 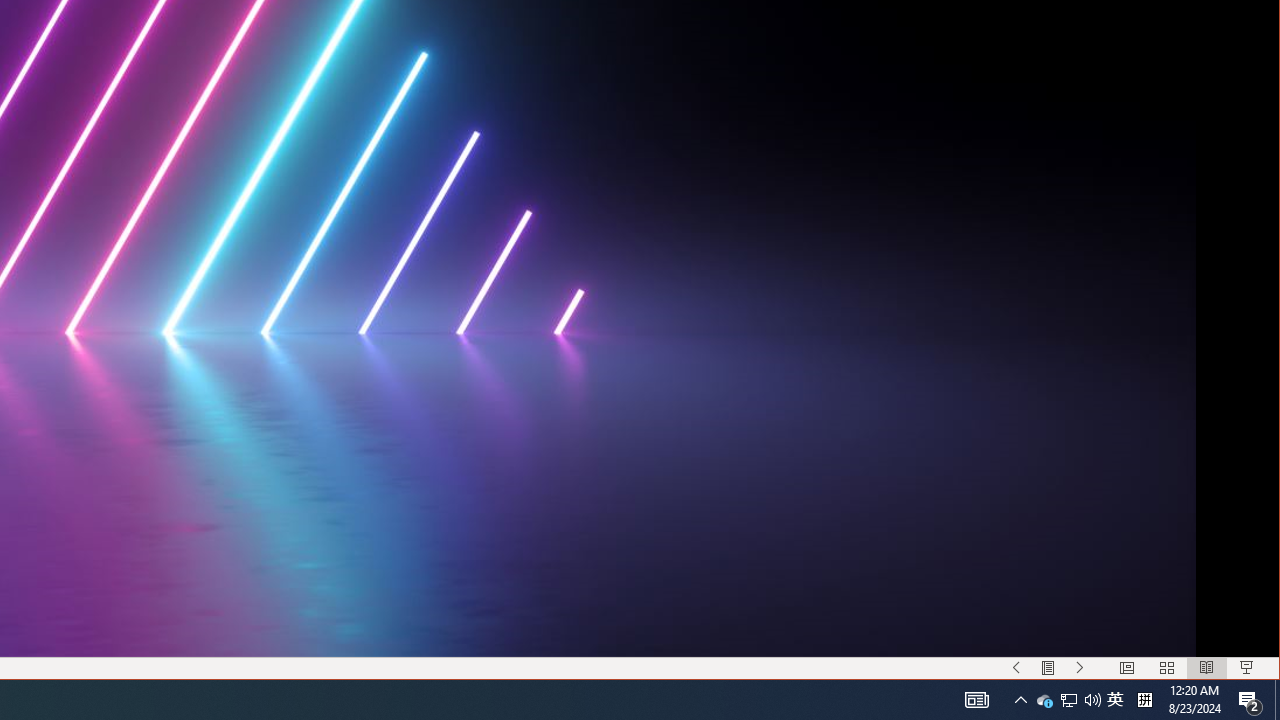 I want to click on 'Show desktop', so click(x=1276, y=698).